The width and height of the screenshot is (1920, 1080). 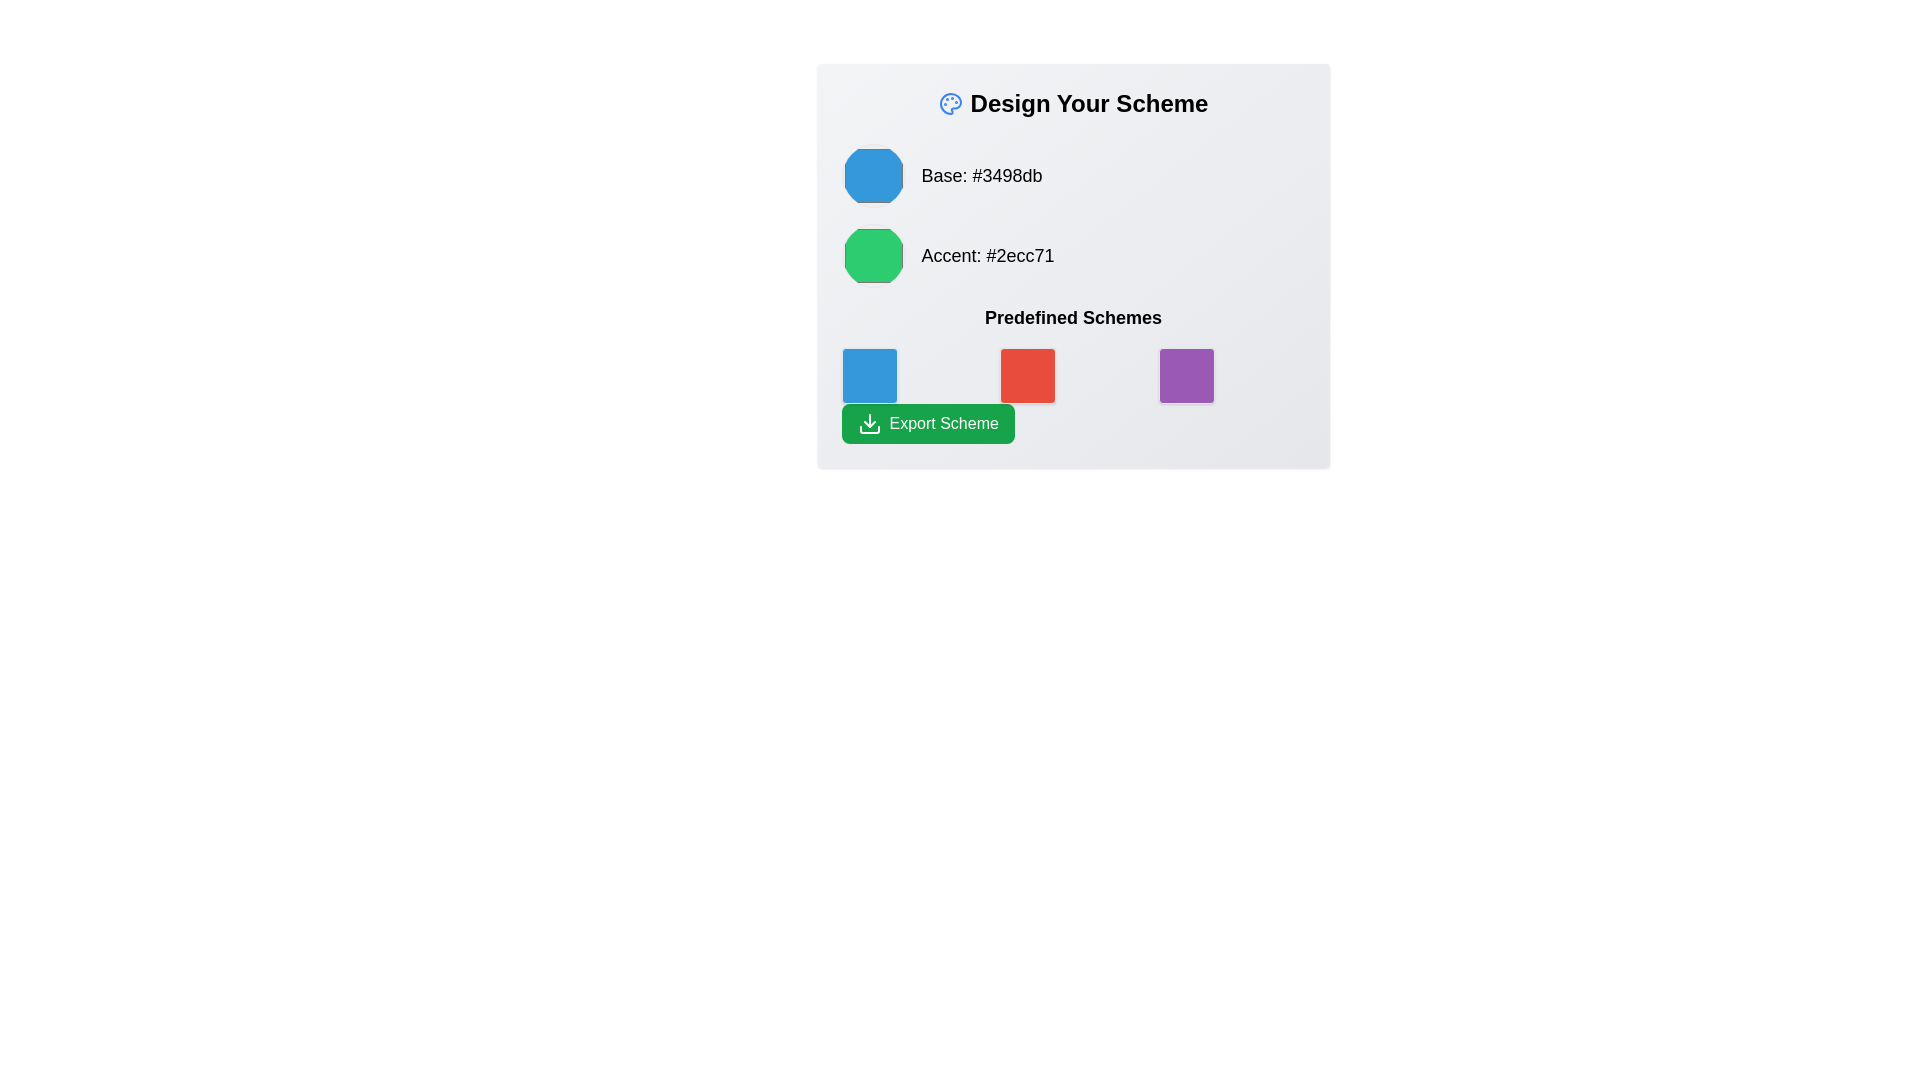 I want to click on text content of the label displaying 'Accent: #2ecc71', which is positioned to the right of the green circular color indicator, so click(x=988, y=254).